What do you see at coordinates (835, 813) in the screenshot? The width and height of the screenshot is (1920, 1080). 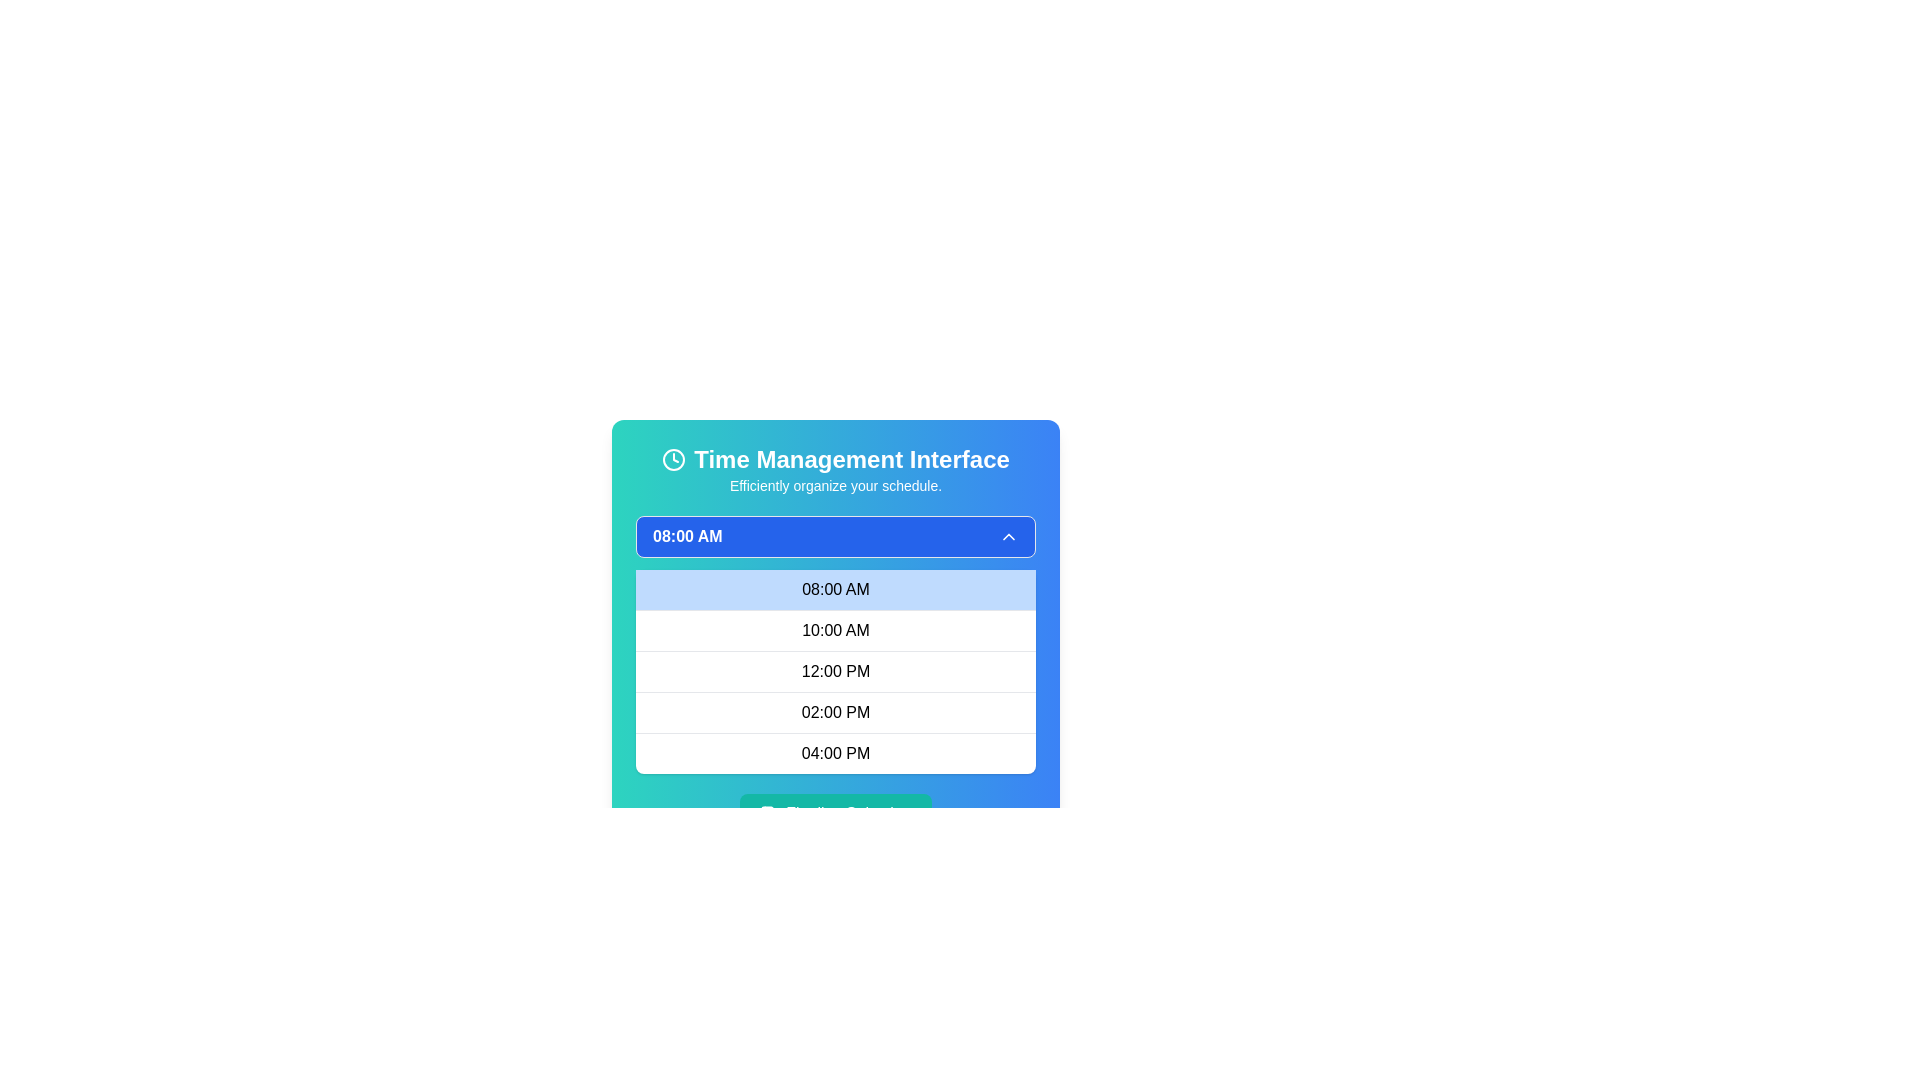 I see `the finalize button located at the bottom center of the interface, which is used to finalize the current selection or configuration` at bounding box center [835, 813].